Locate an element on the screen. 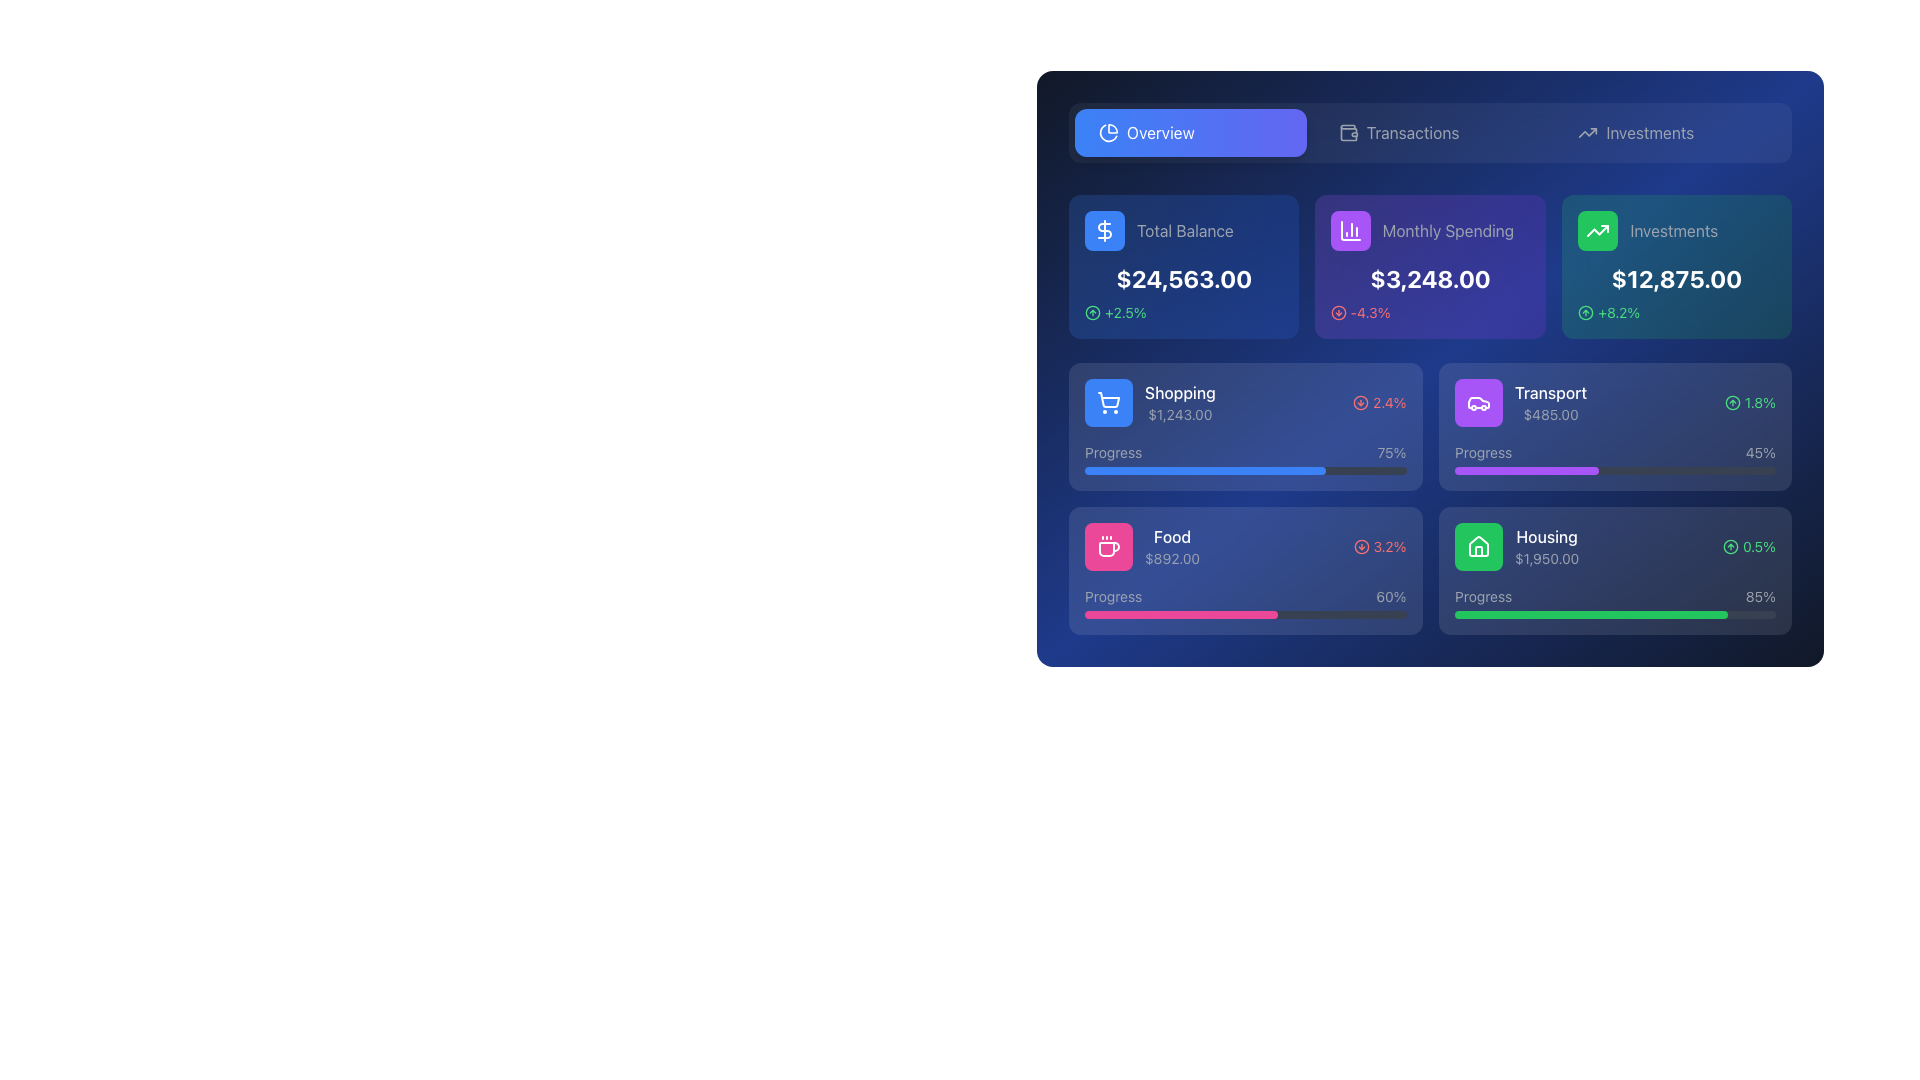 This screenshot has height=1080, width=1920. the 'Transport' text label that displays the cost of $485.00, located in the right section of the interface inside a rectangular card is located at coordinates (1549, 402).